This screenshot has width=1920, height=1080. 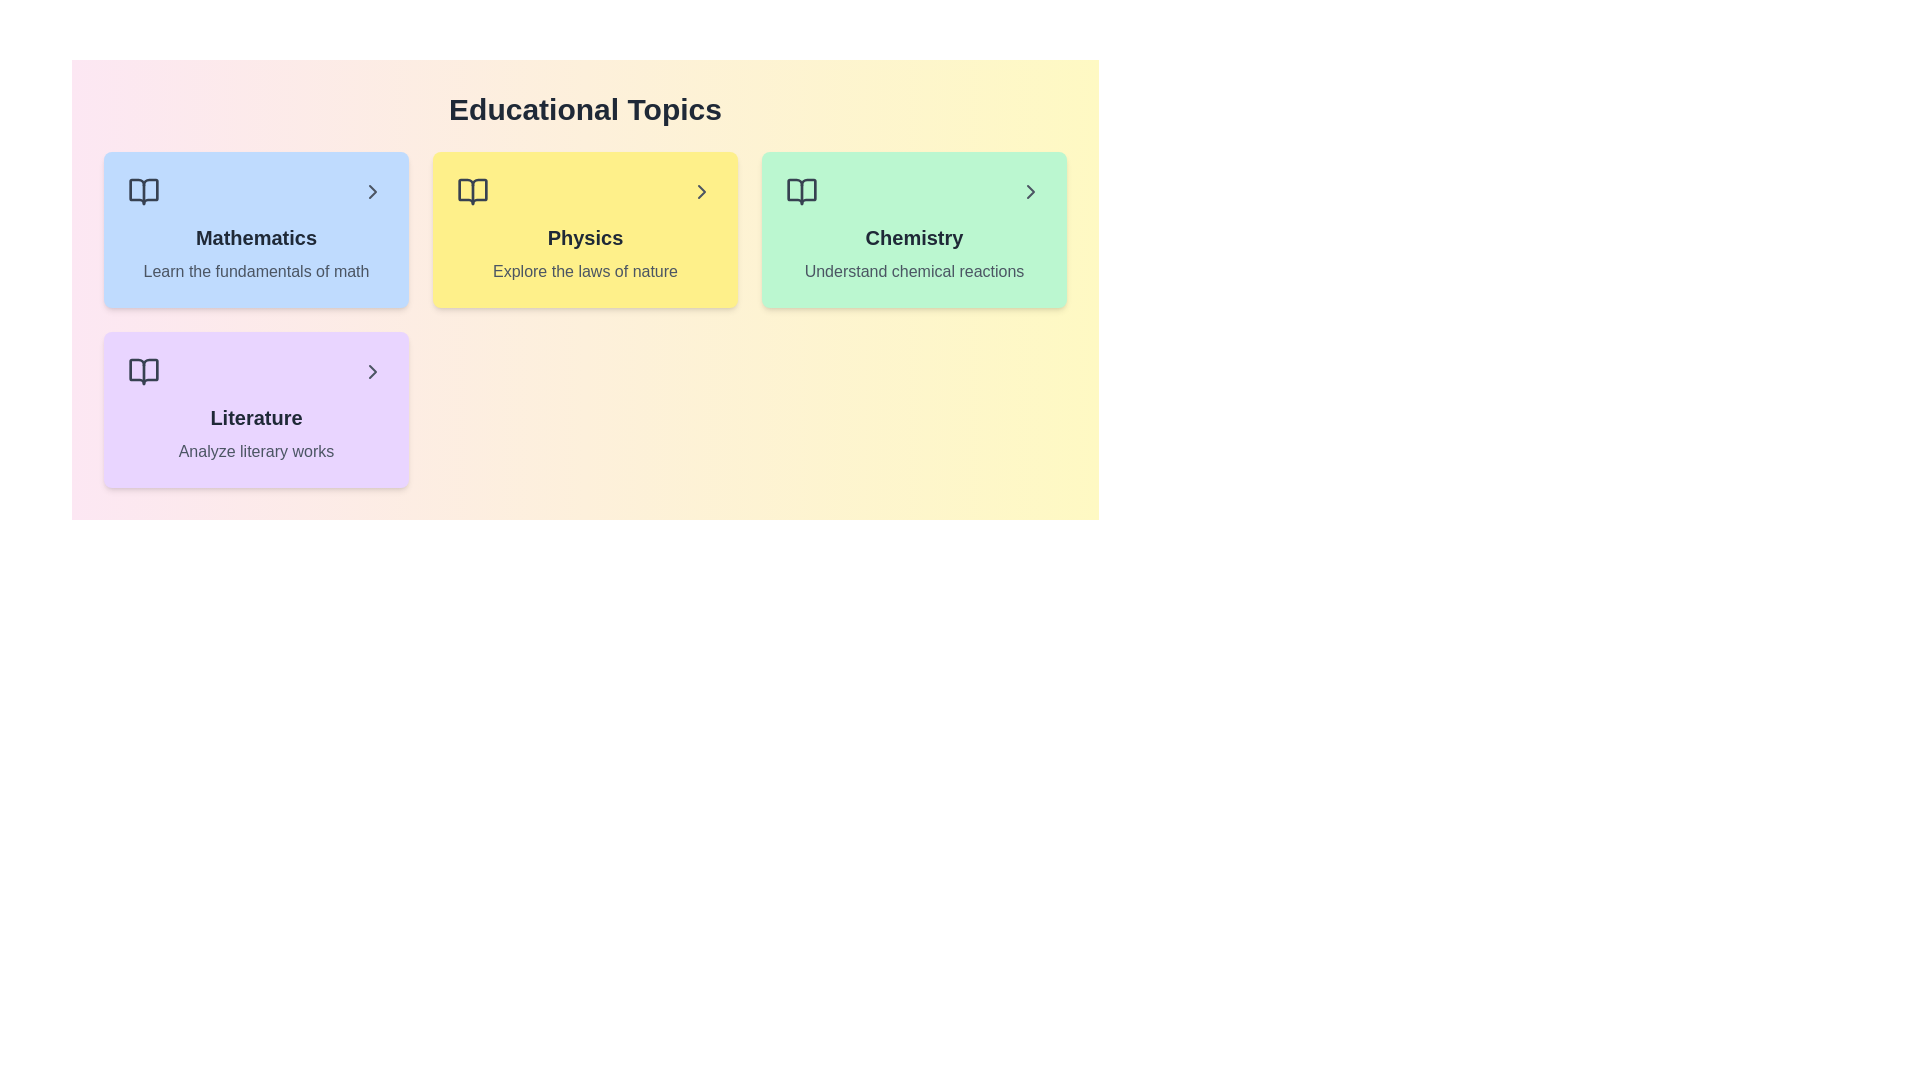 What do you see at coordinates (373, 371) in the screenshot?
I see `the arrow icon for the topic Literature` at bounding box center [373, 371].